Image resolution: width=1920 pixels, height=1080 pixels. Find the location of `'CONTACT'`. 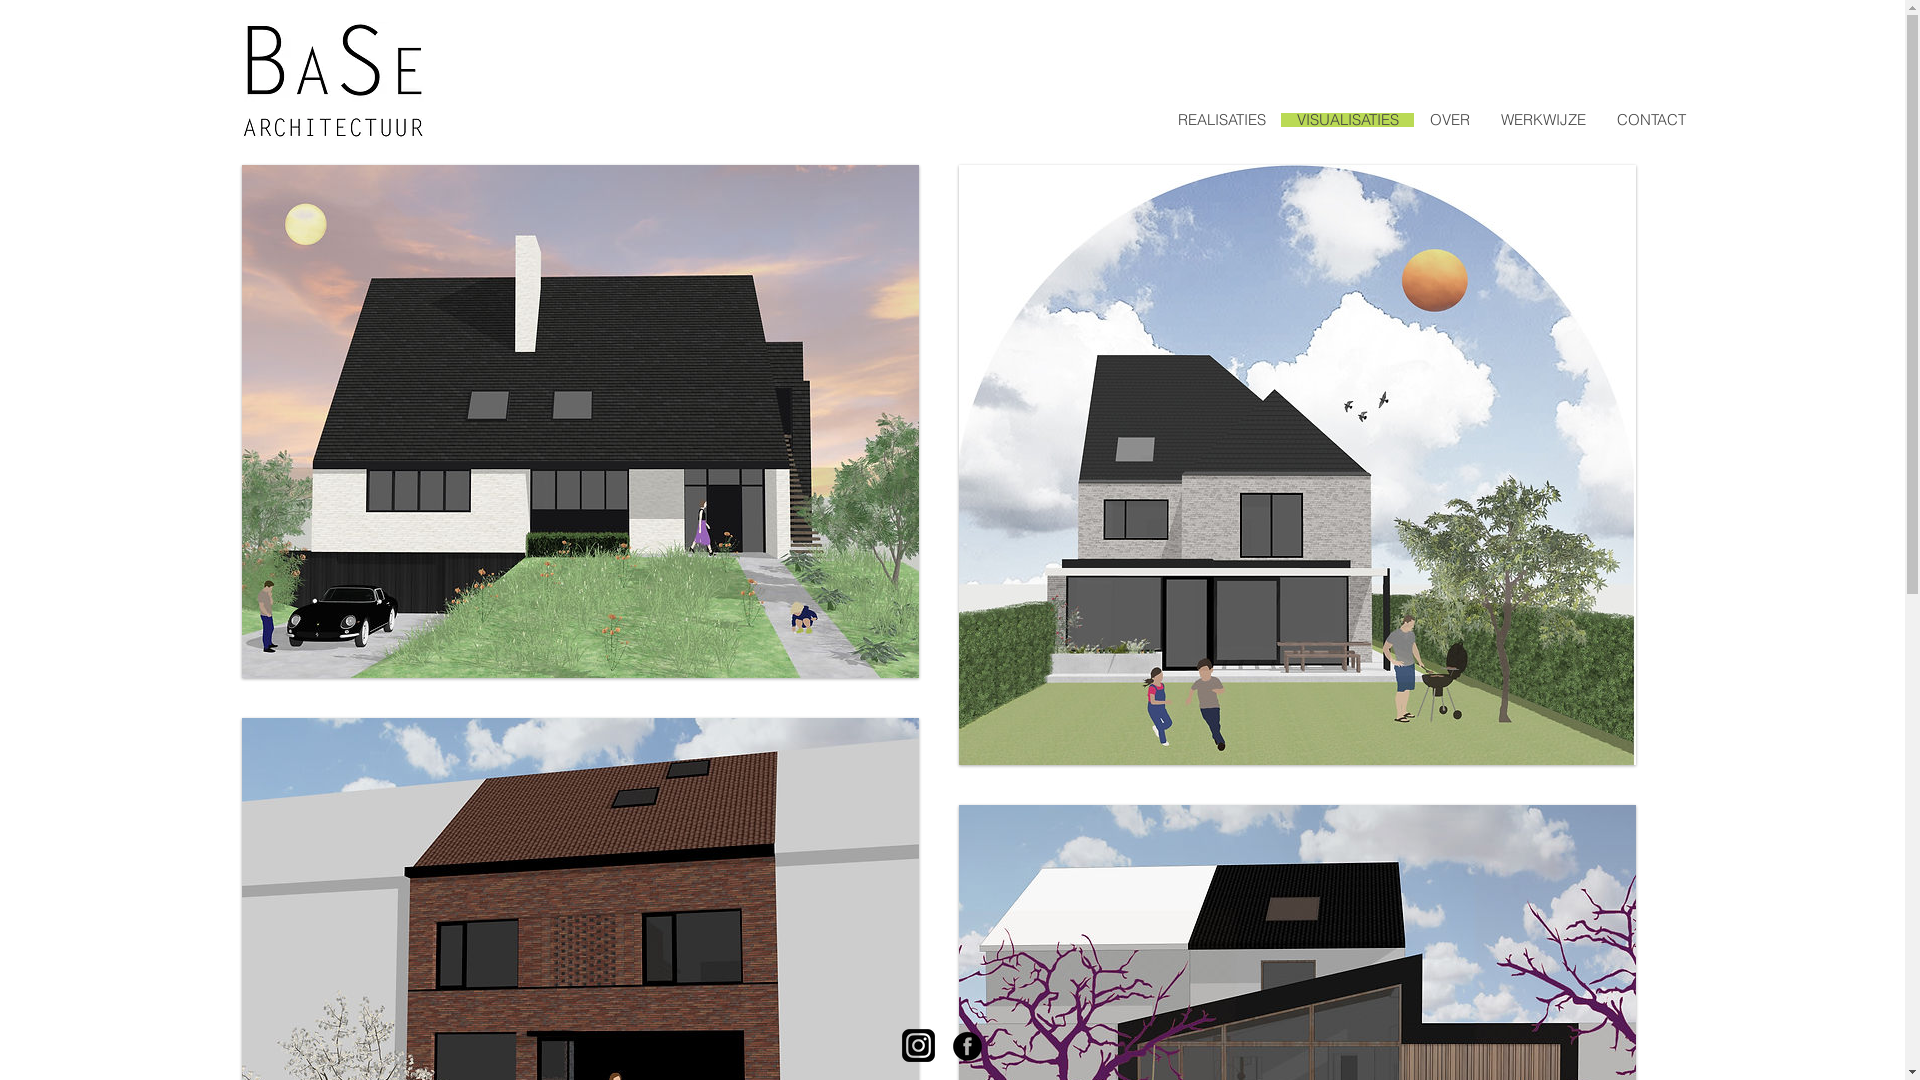

'CONTACT' is located at coordinates (1650, 119).